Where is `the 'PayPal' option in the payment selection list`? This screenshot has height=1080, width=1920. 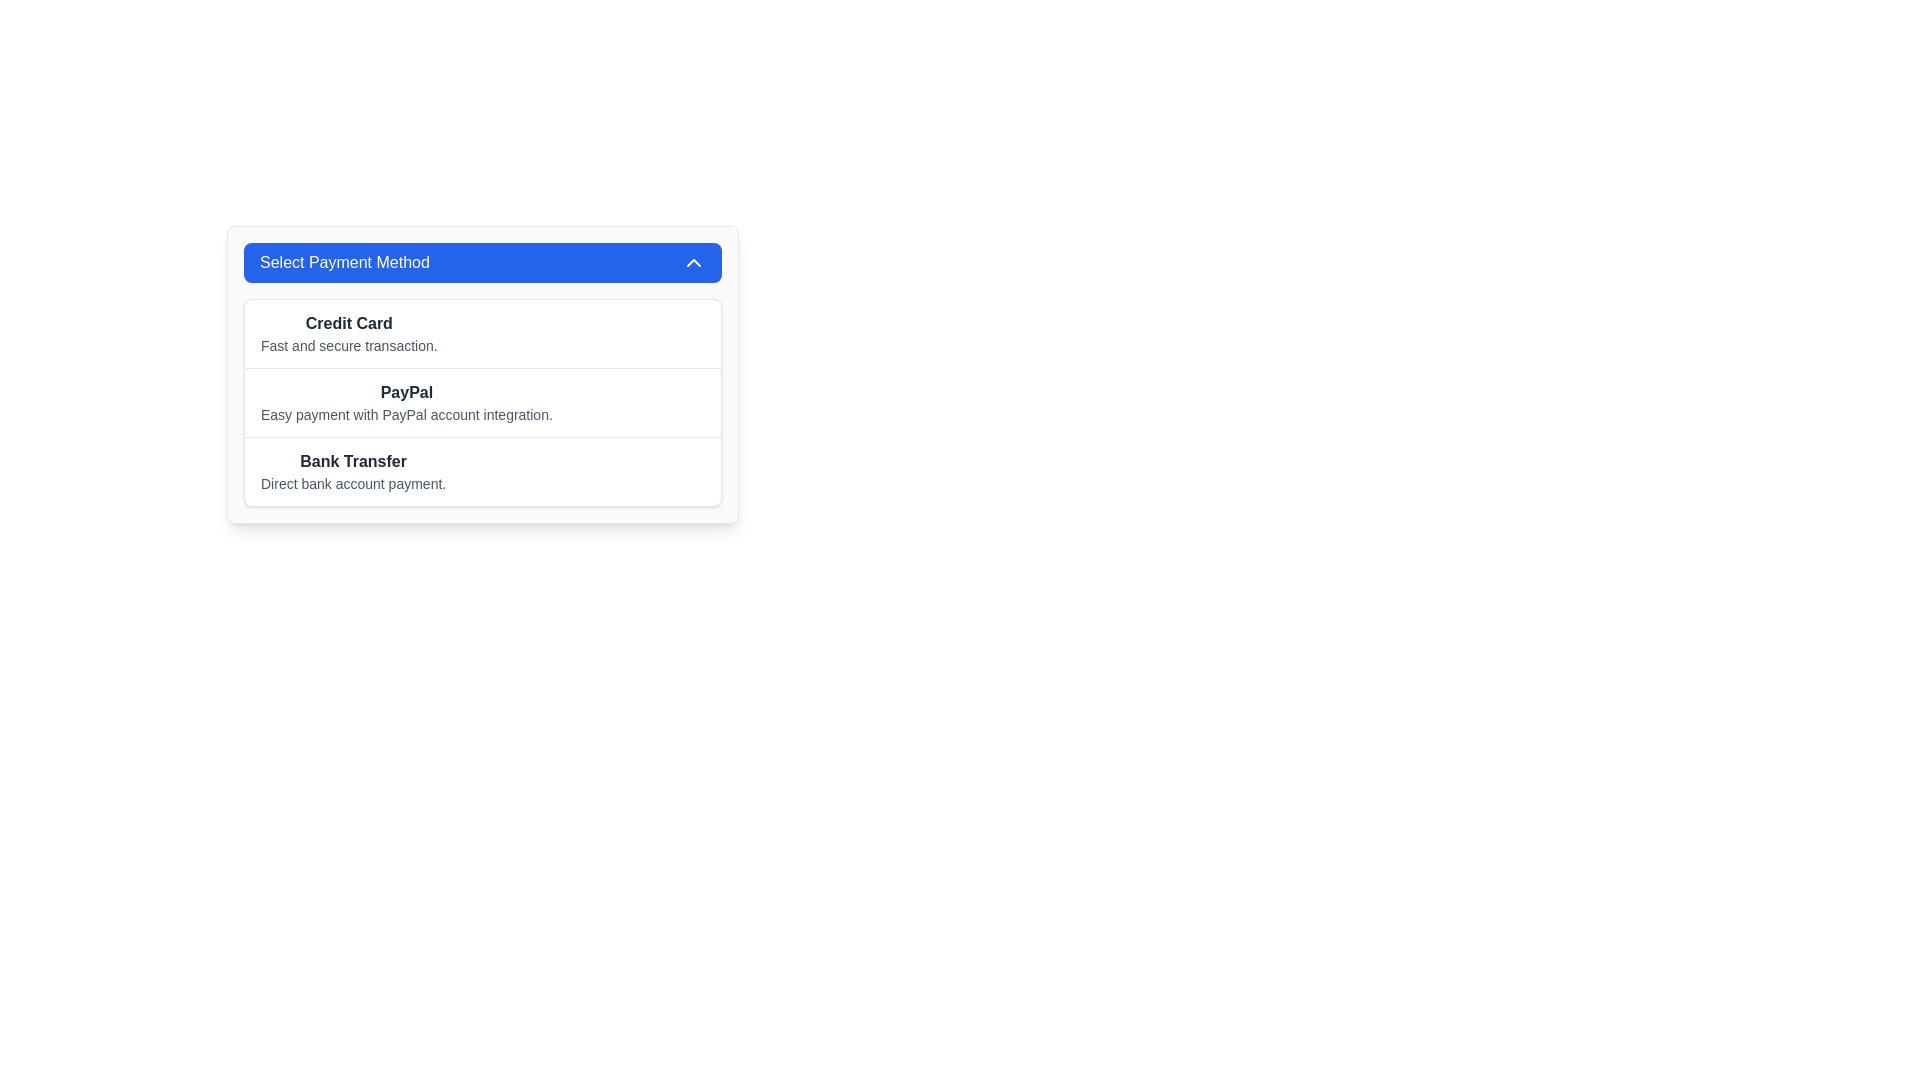 the 'PayPal' option in the payment selection list is located at coordinates (483, 374).